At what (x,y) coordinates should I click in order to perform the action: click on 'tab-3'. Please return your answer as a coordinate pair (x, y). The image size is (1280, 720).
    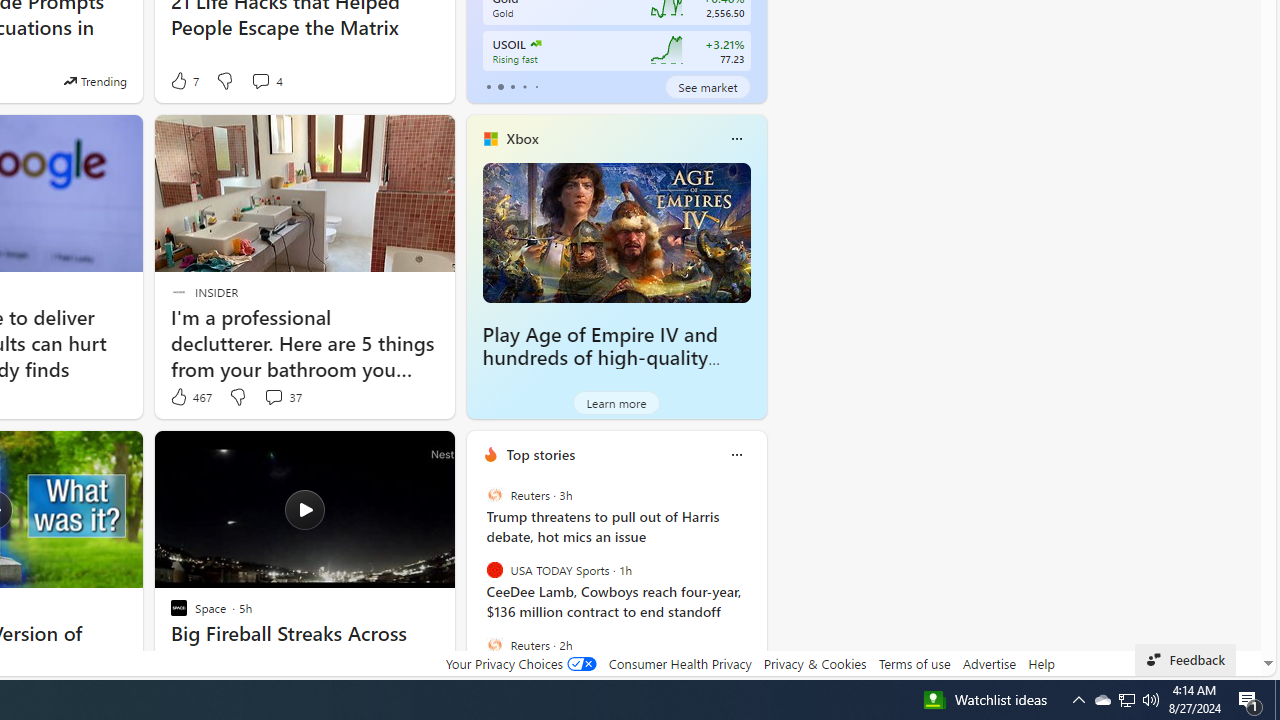
    Looking at the image, I should click on (524, 86).